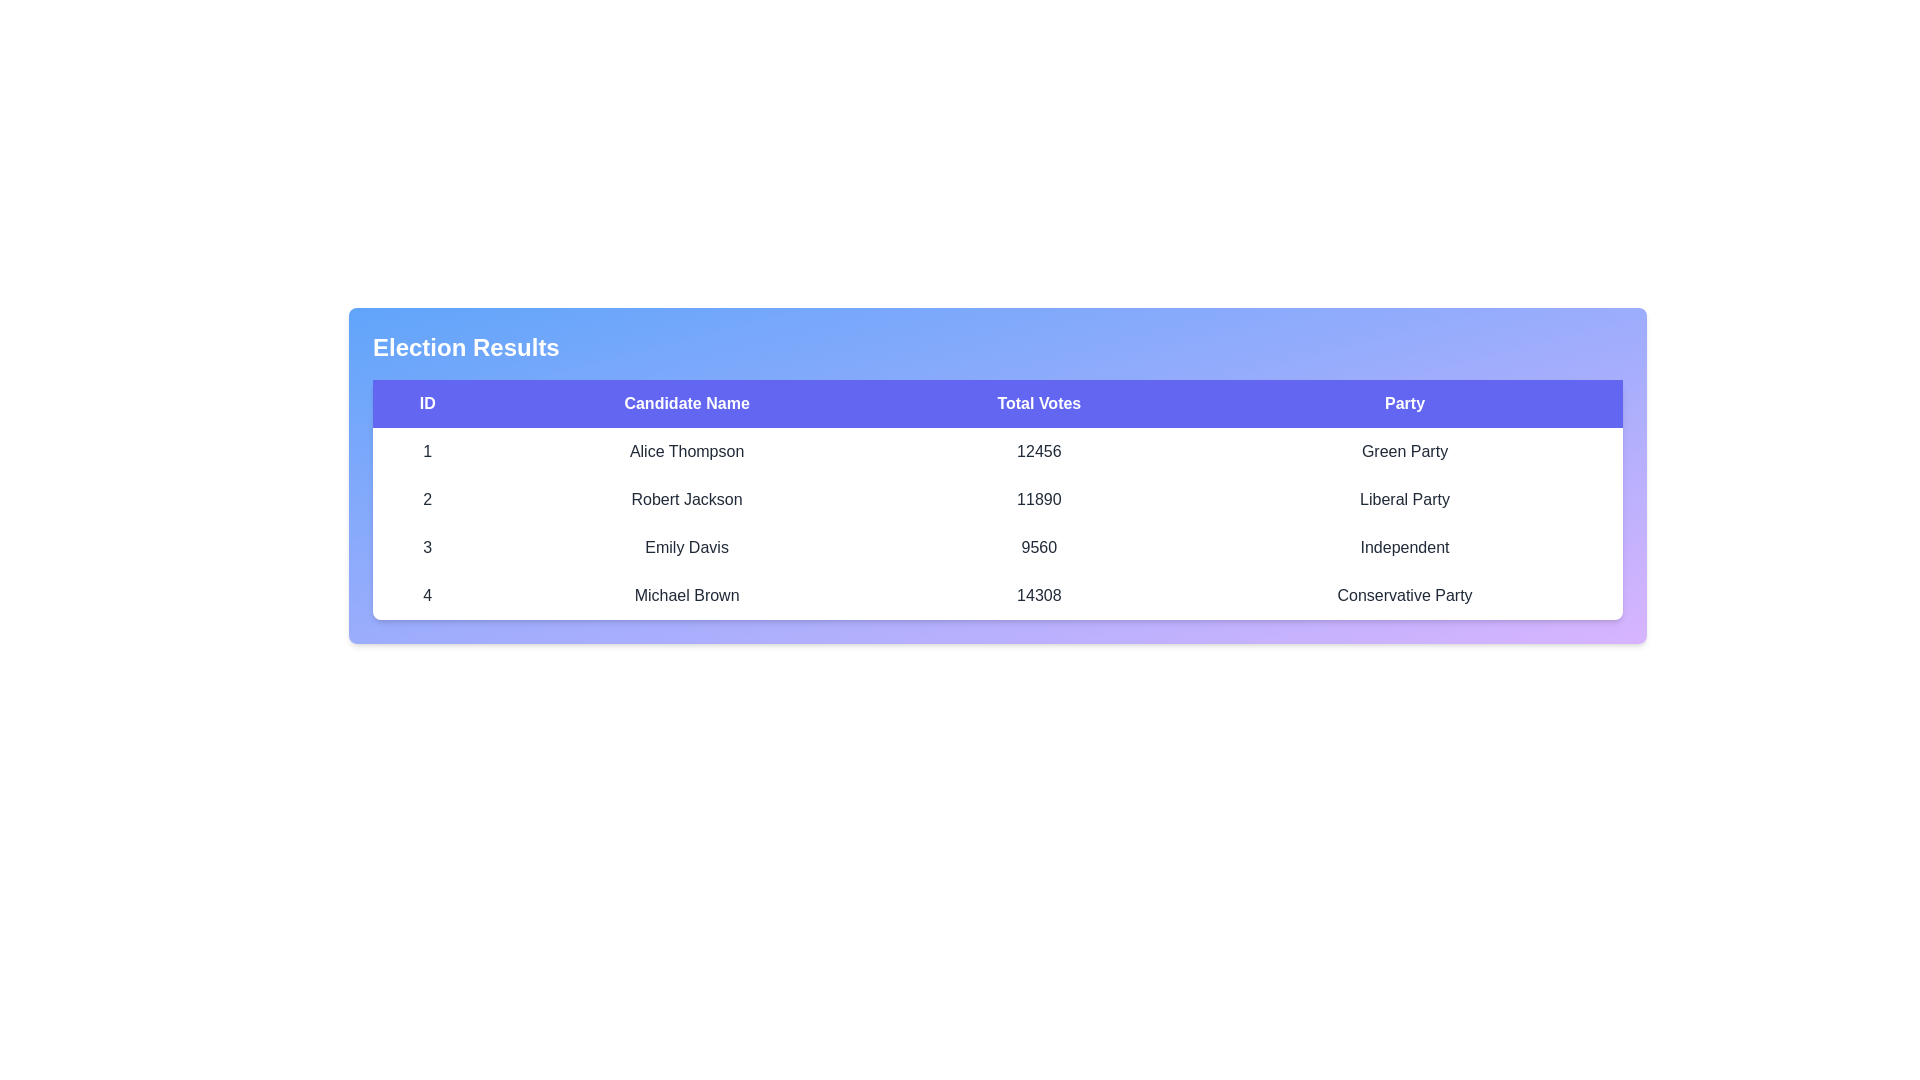 The width and height of the screenshot is (1920, 1080). What do you see at coordinates (998, 547) in the screenshot?
I see `the row corresponding to the candidate with ID 3` at bounding box center [998, 547].